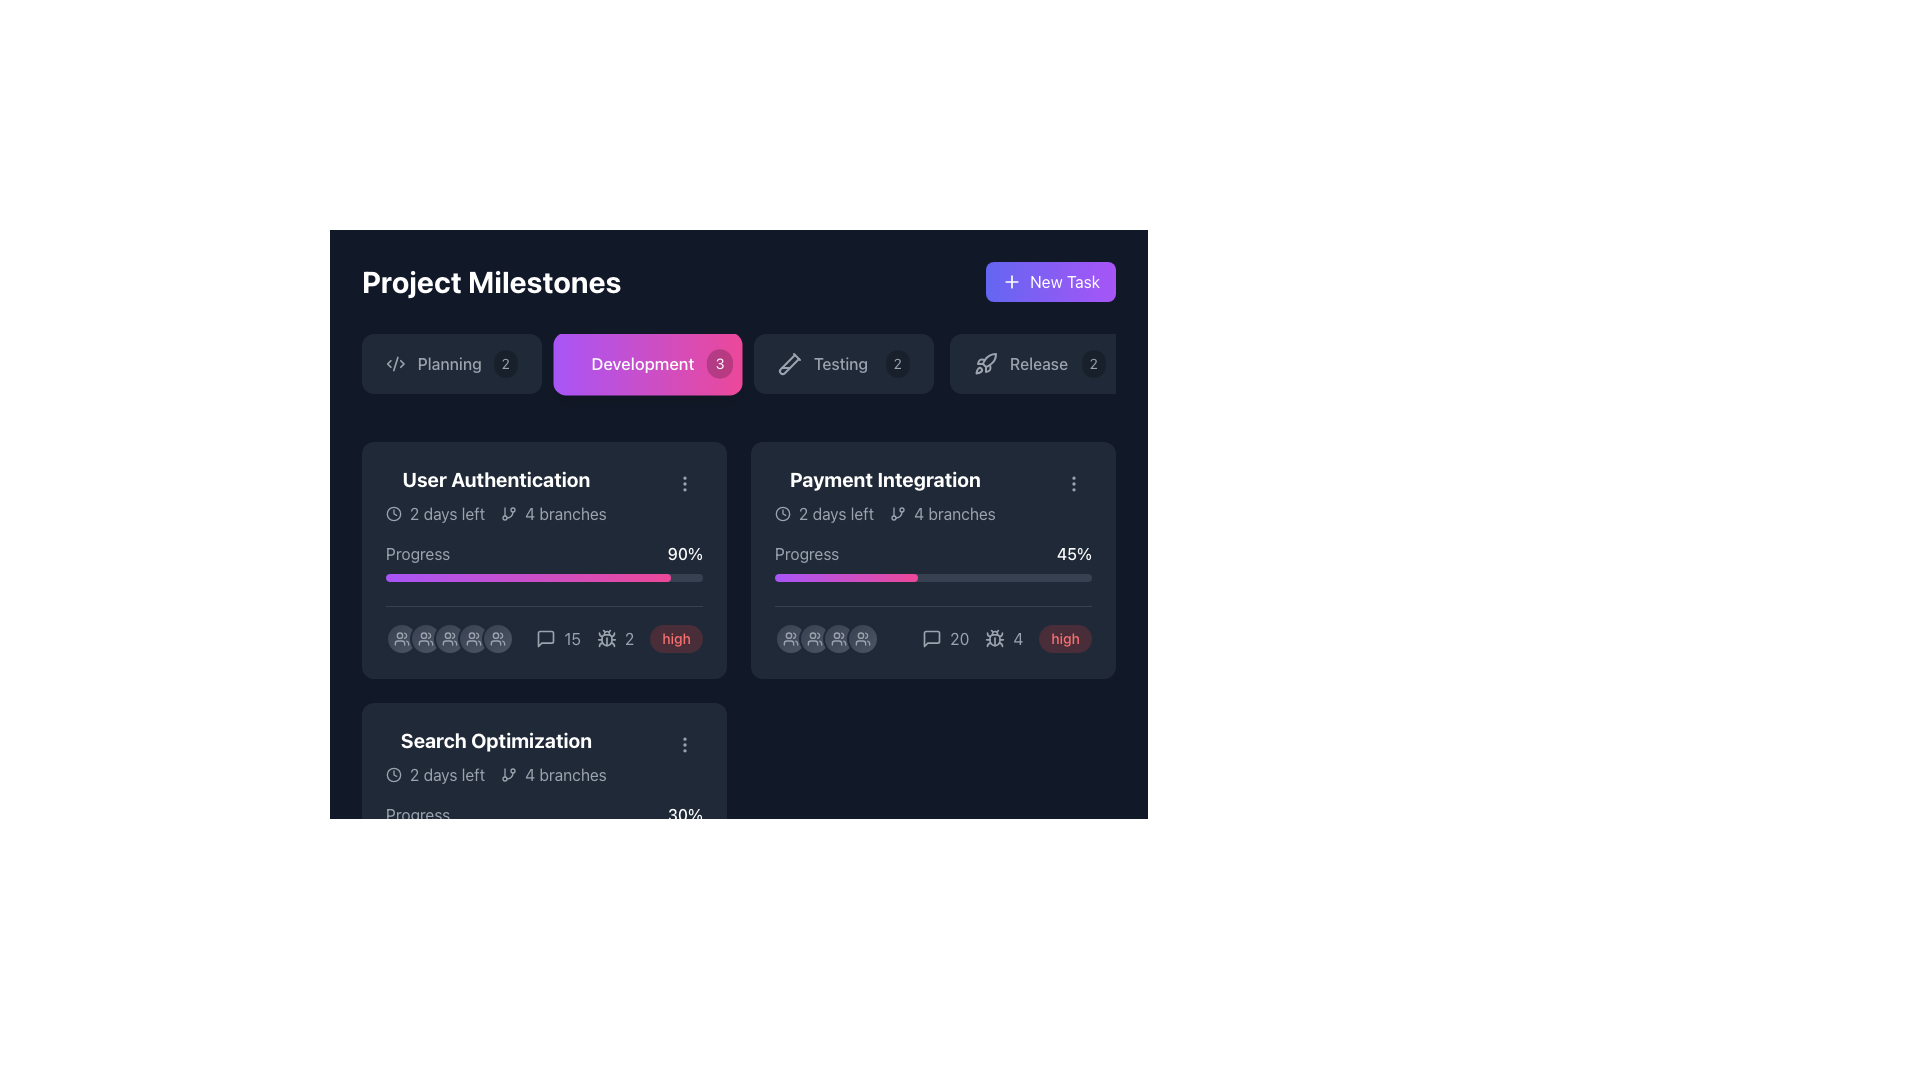 This screenshot has height=1080, width=1920. What do you see at coordinates (720, 363) in the screenshot?
I see `the displayed count on the circular badge located to the right of the 'Development' button` at bounding box center [720, 363].